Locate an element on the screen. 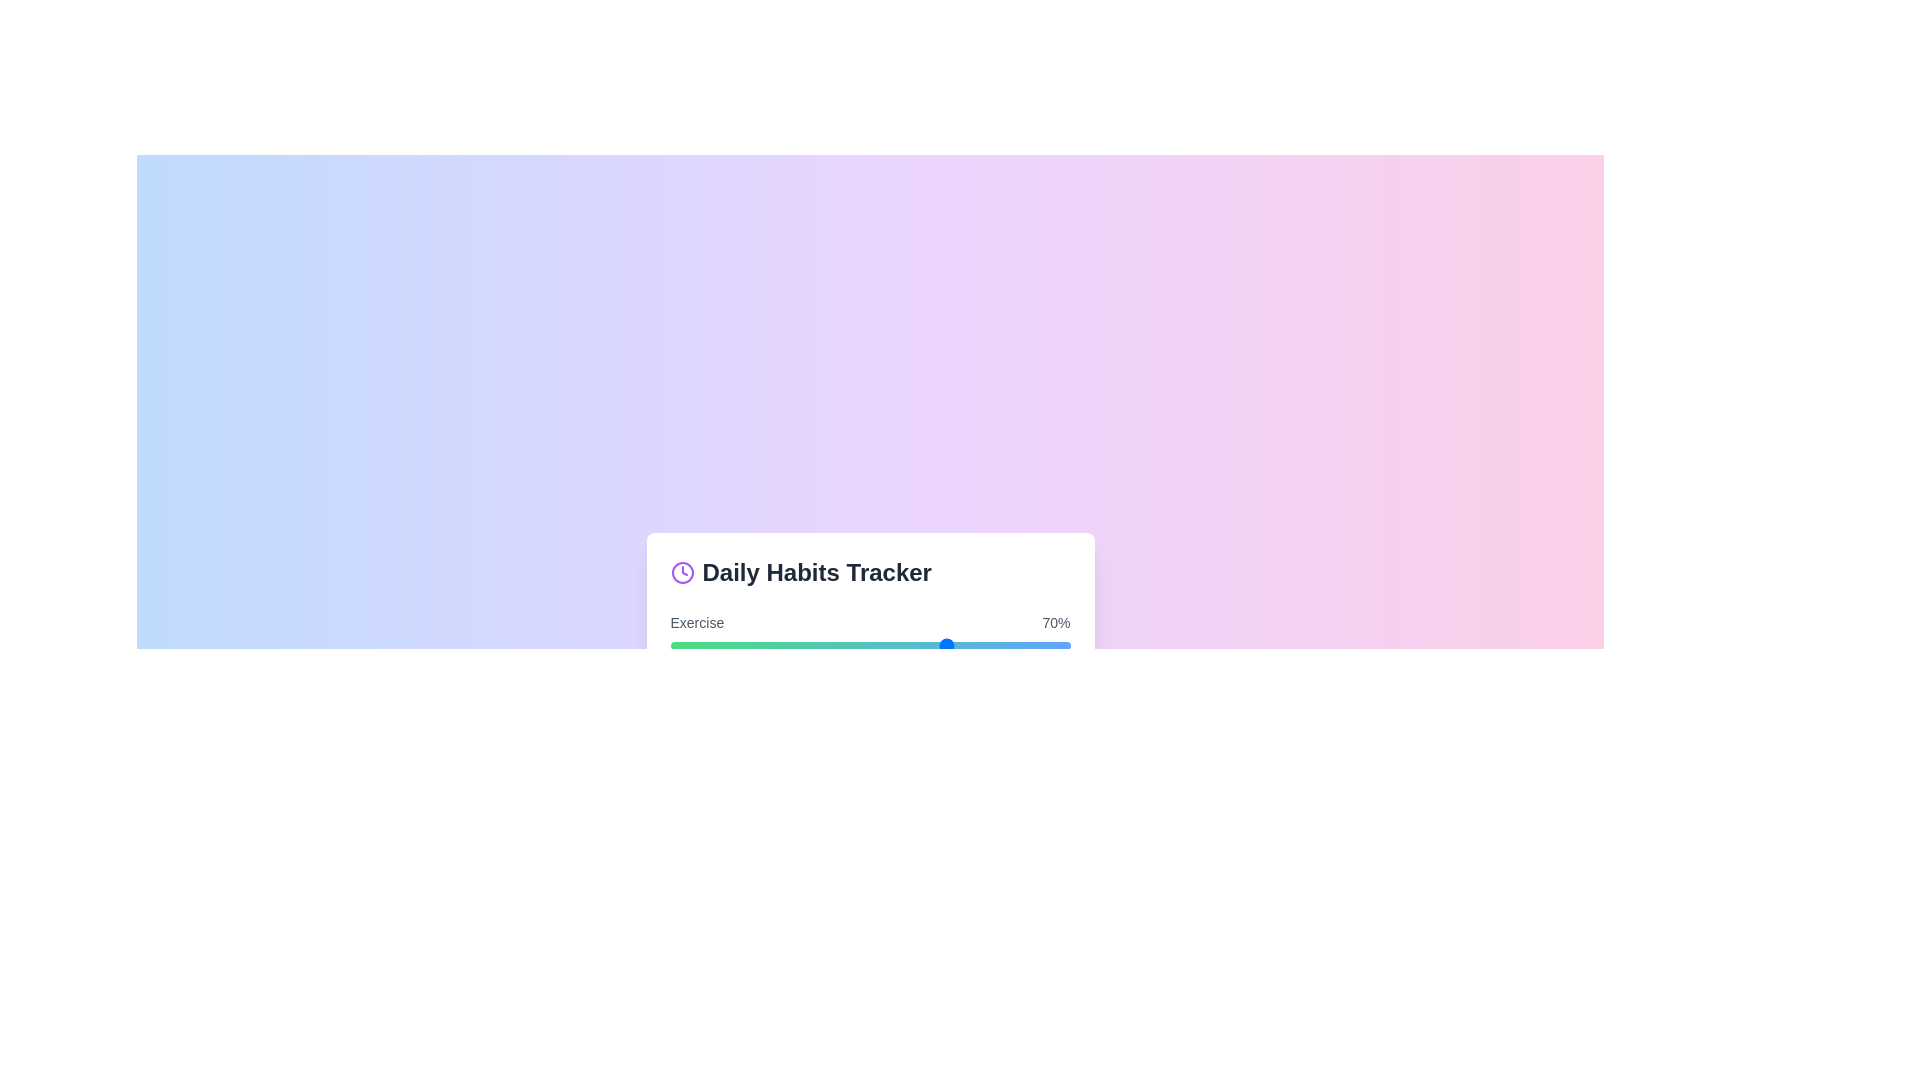 Image resolution: width=1920 pixels, height=1080 pixels. the header of the Daily Habits Tracker component to focus or select it is located at coordinates (870, 573).